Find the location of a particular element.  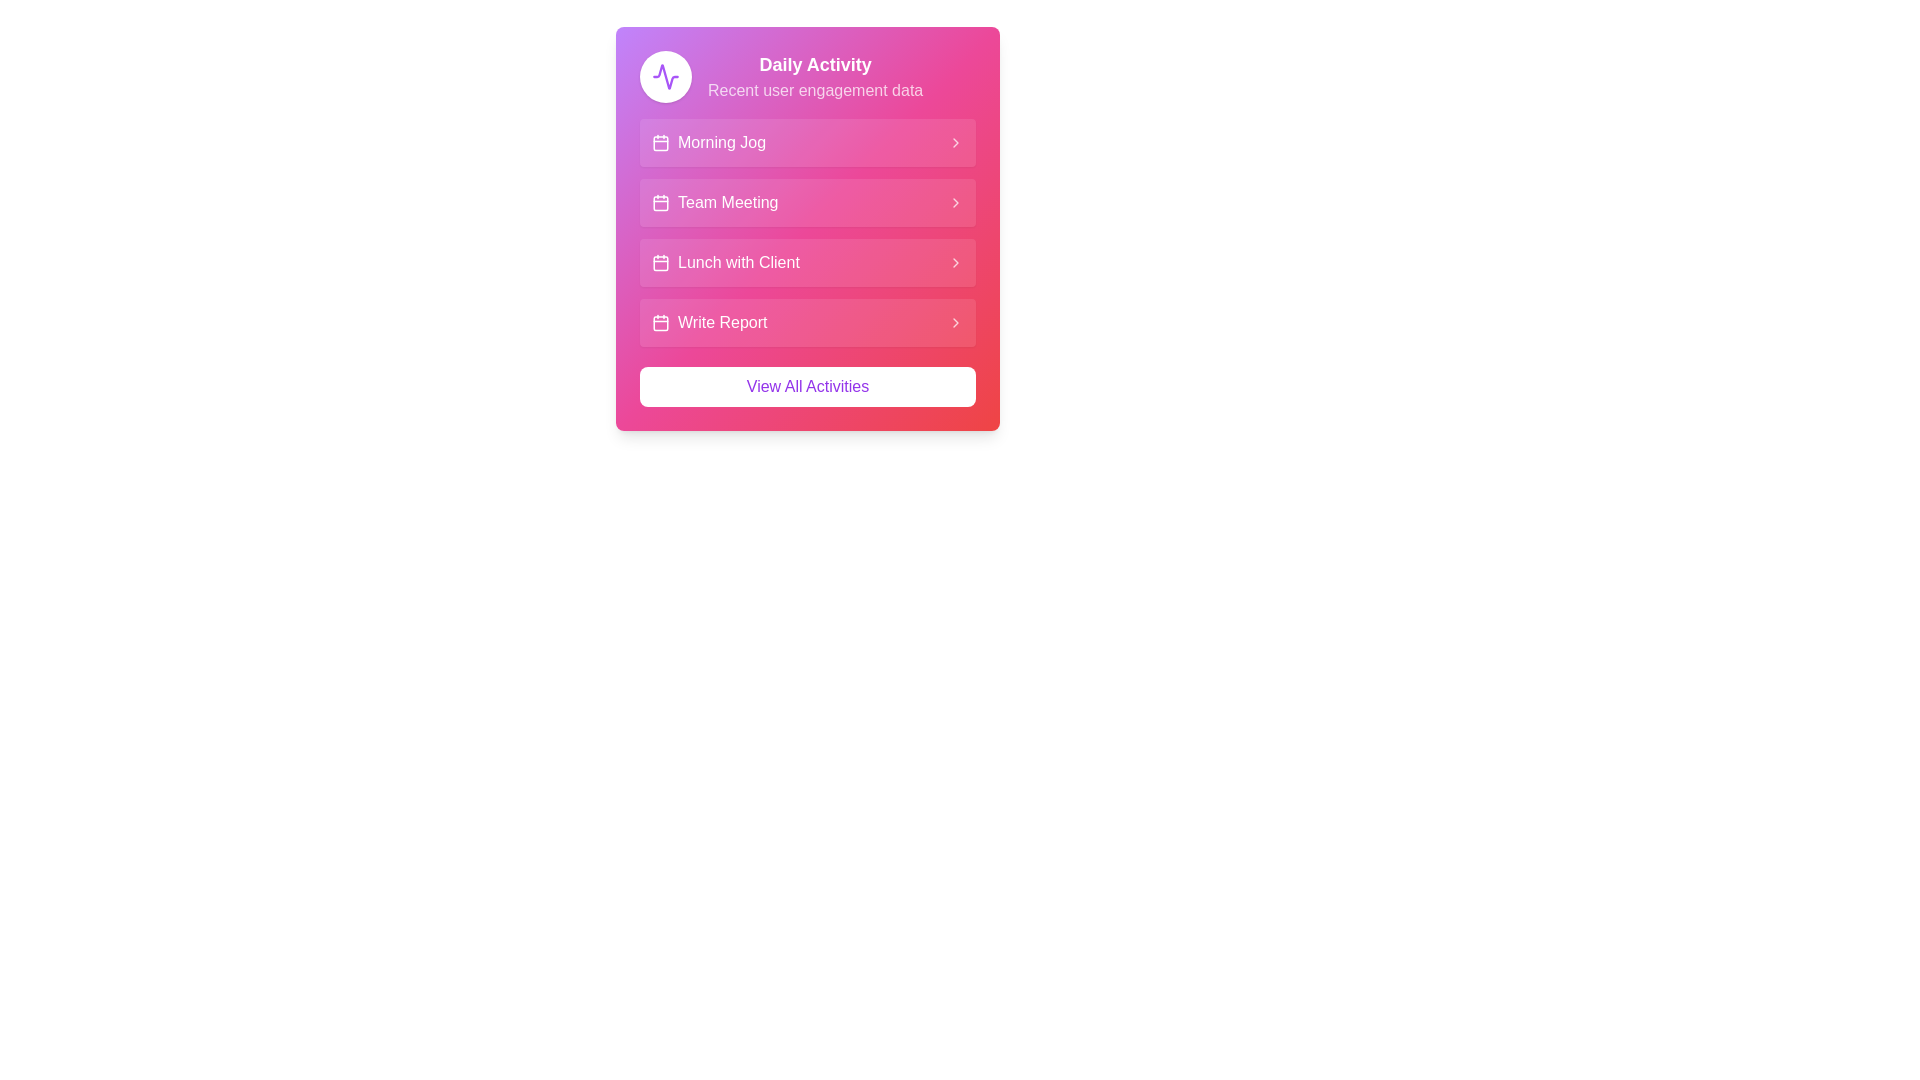

the fourth list item labeled 'Write Report' in the Daily Activity section is located at coordinates (807, 322).